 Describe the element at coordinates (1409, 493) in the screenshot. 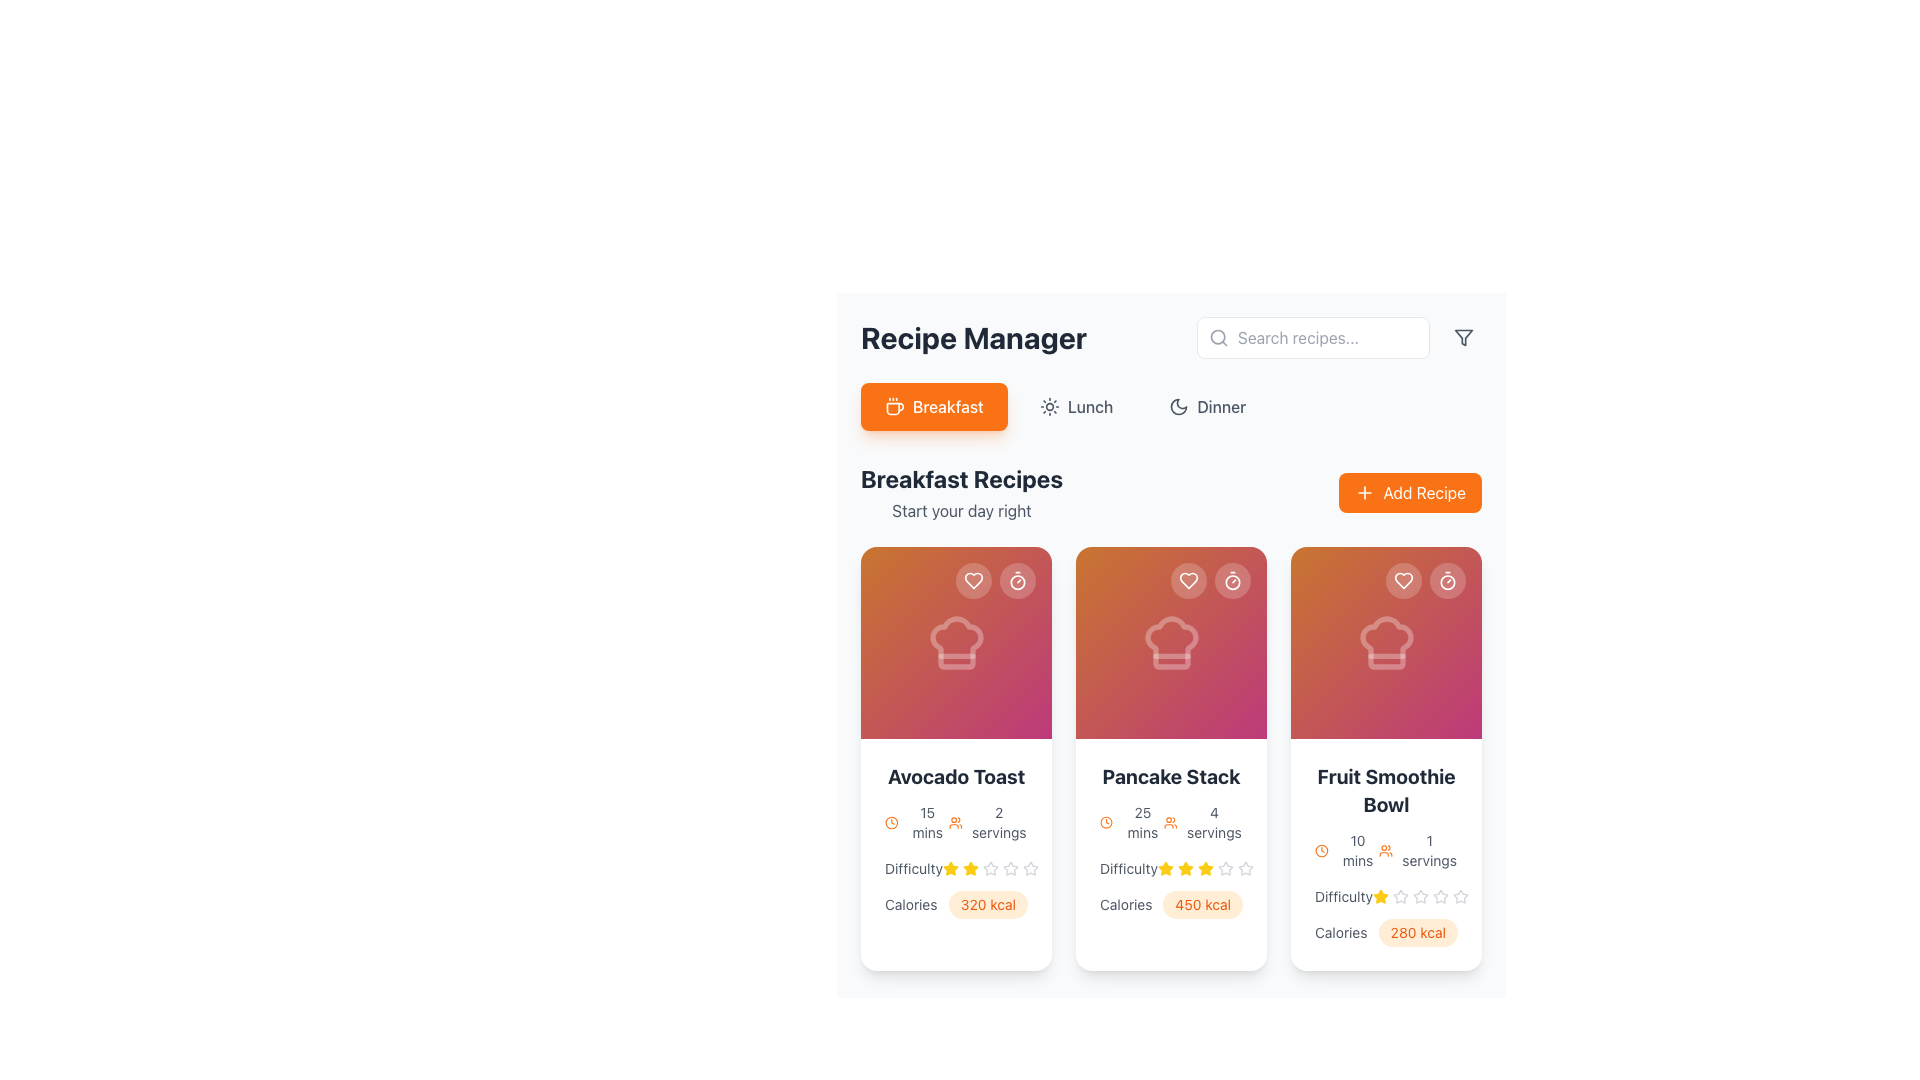

I see `the 'Add Recipe' button, which is positioned to the right of the text 'Start your day right' within the 'Breakfast Recipes' section` at that location.